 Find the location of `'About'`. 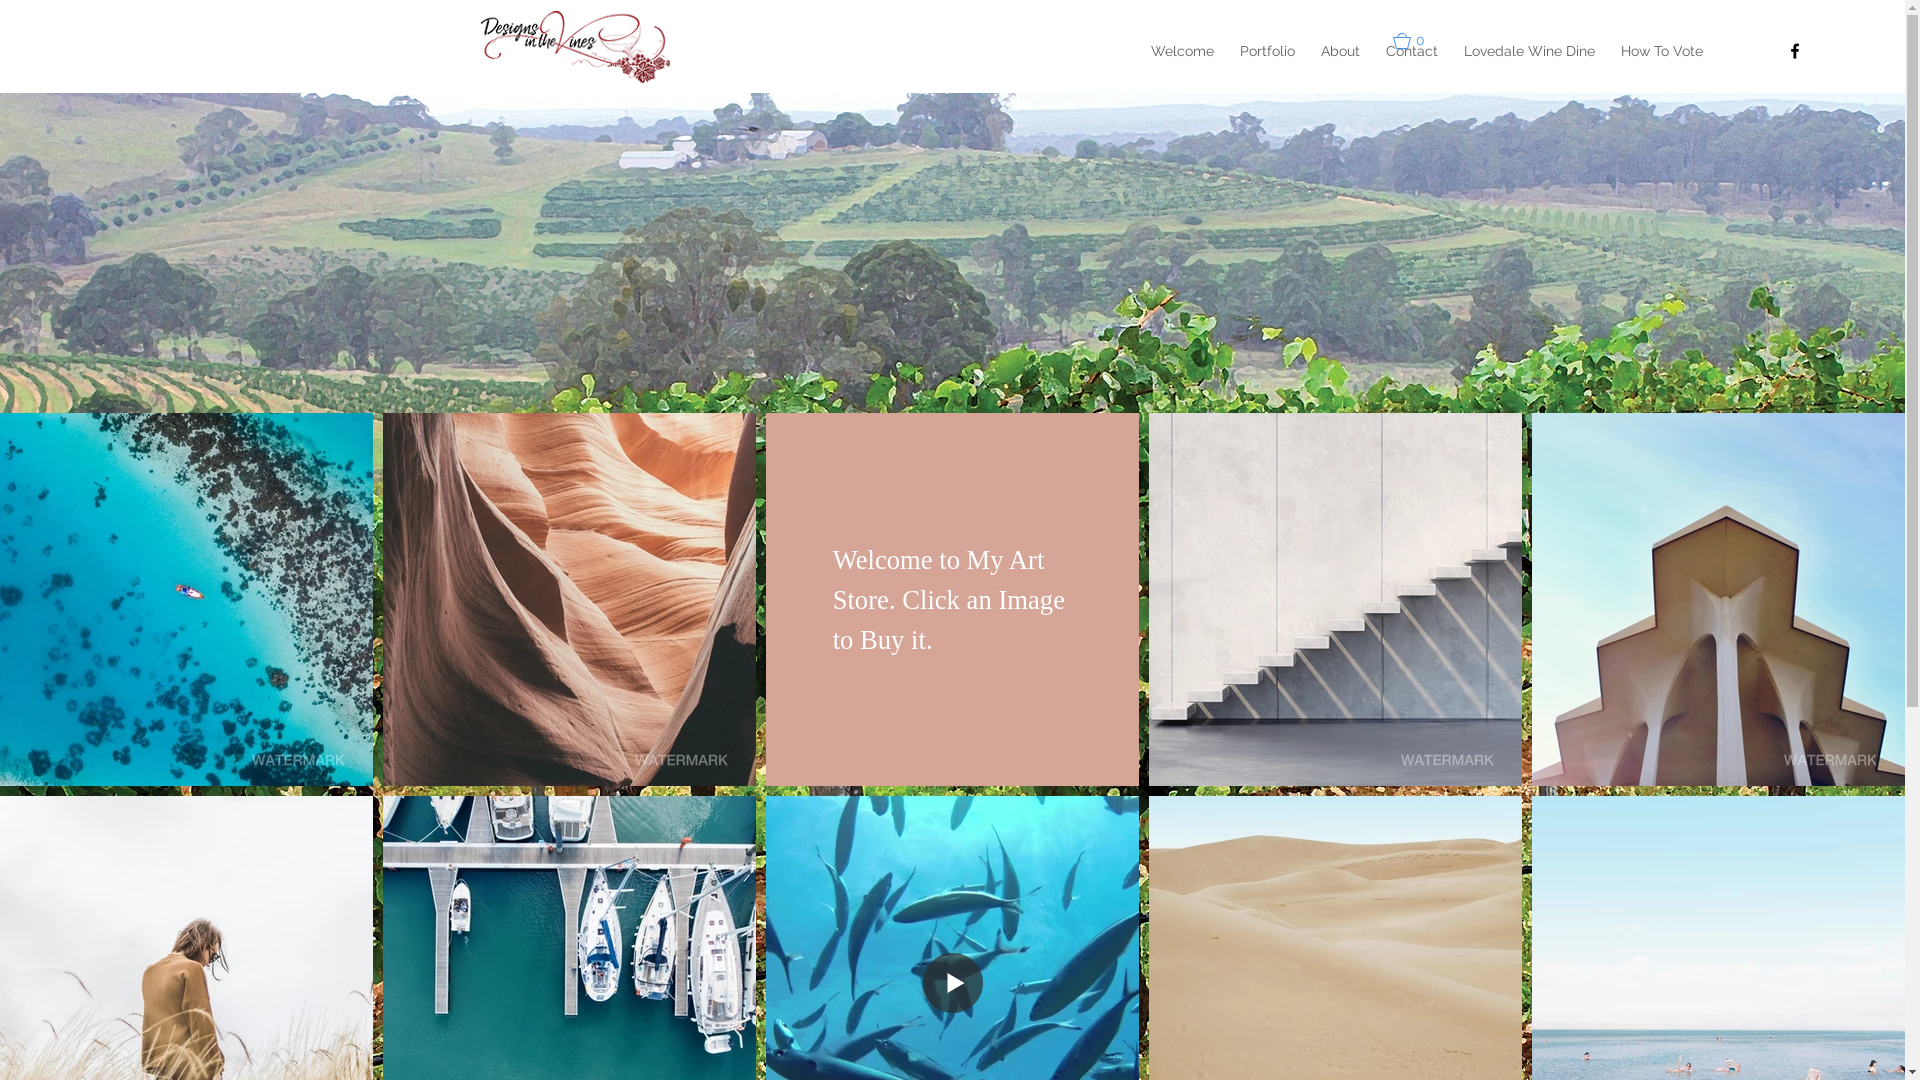

'About' is located at coordinates (1340, 49).